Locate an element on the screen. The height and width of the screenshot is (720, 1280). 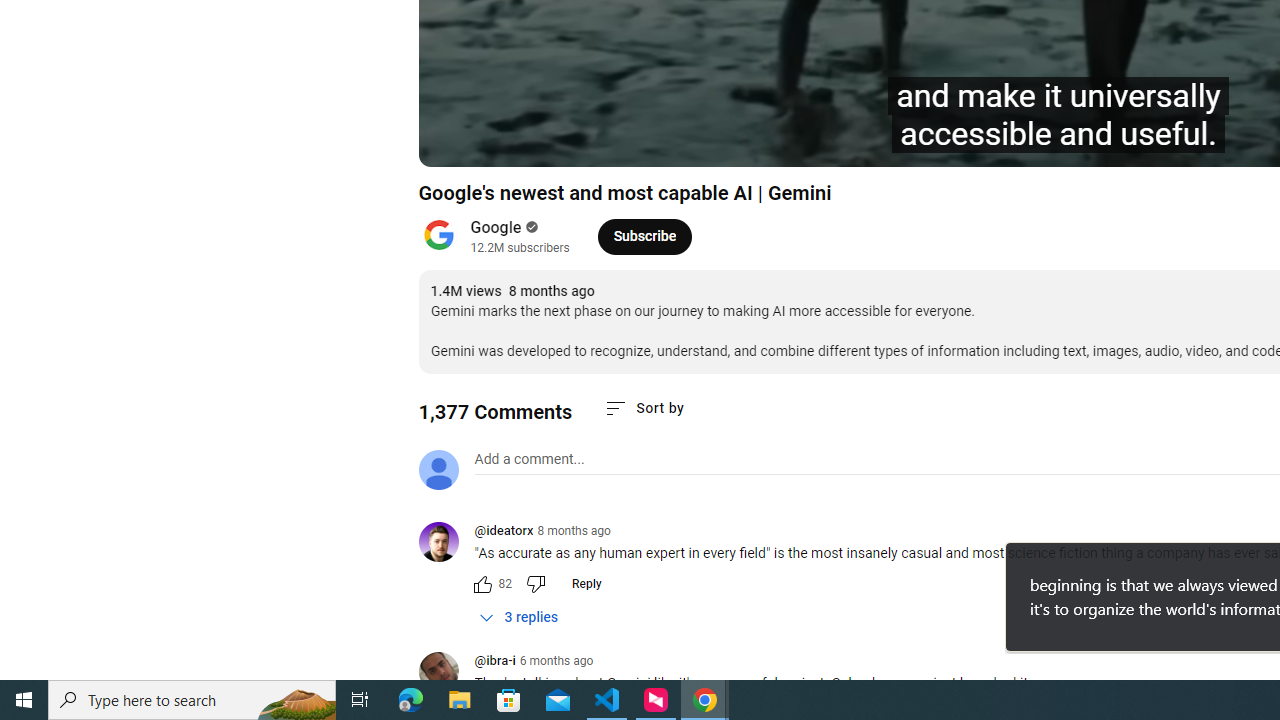
'3 replies' is located at coordinates (519, 616).